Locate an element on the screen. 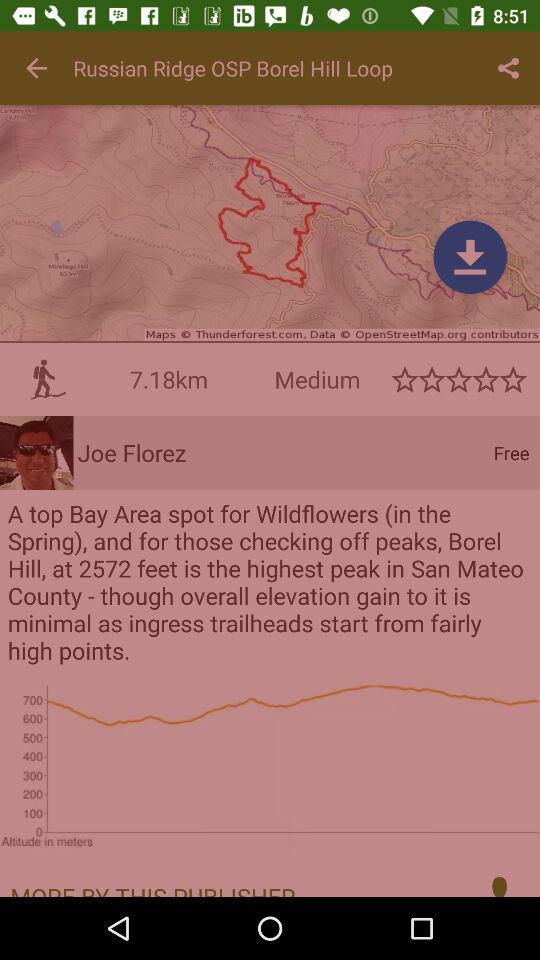 The image size is (540, 960). page down is located at coordinates (470, 256).